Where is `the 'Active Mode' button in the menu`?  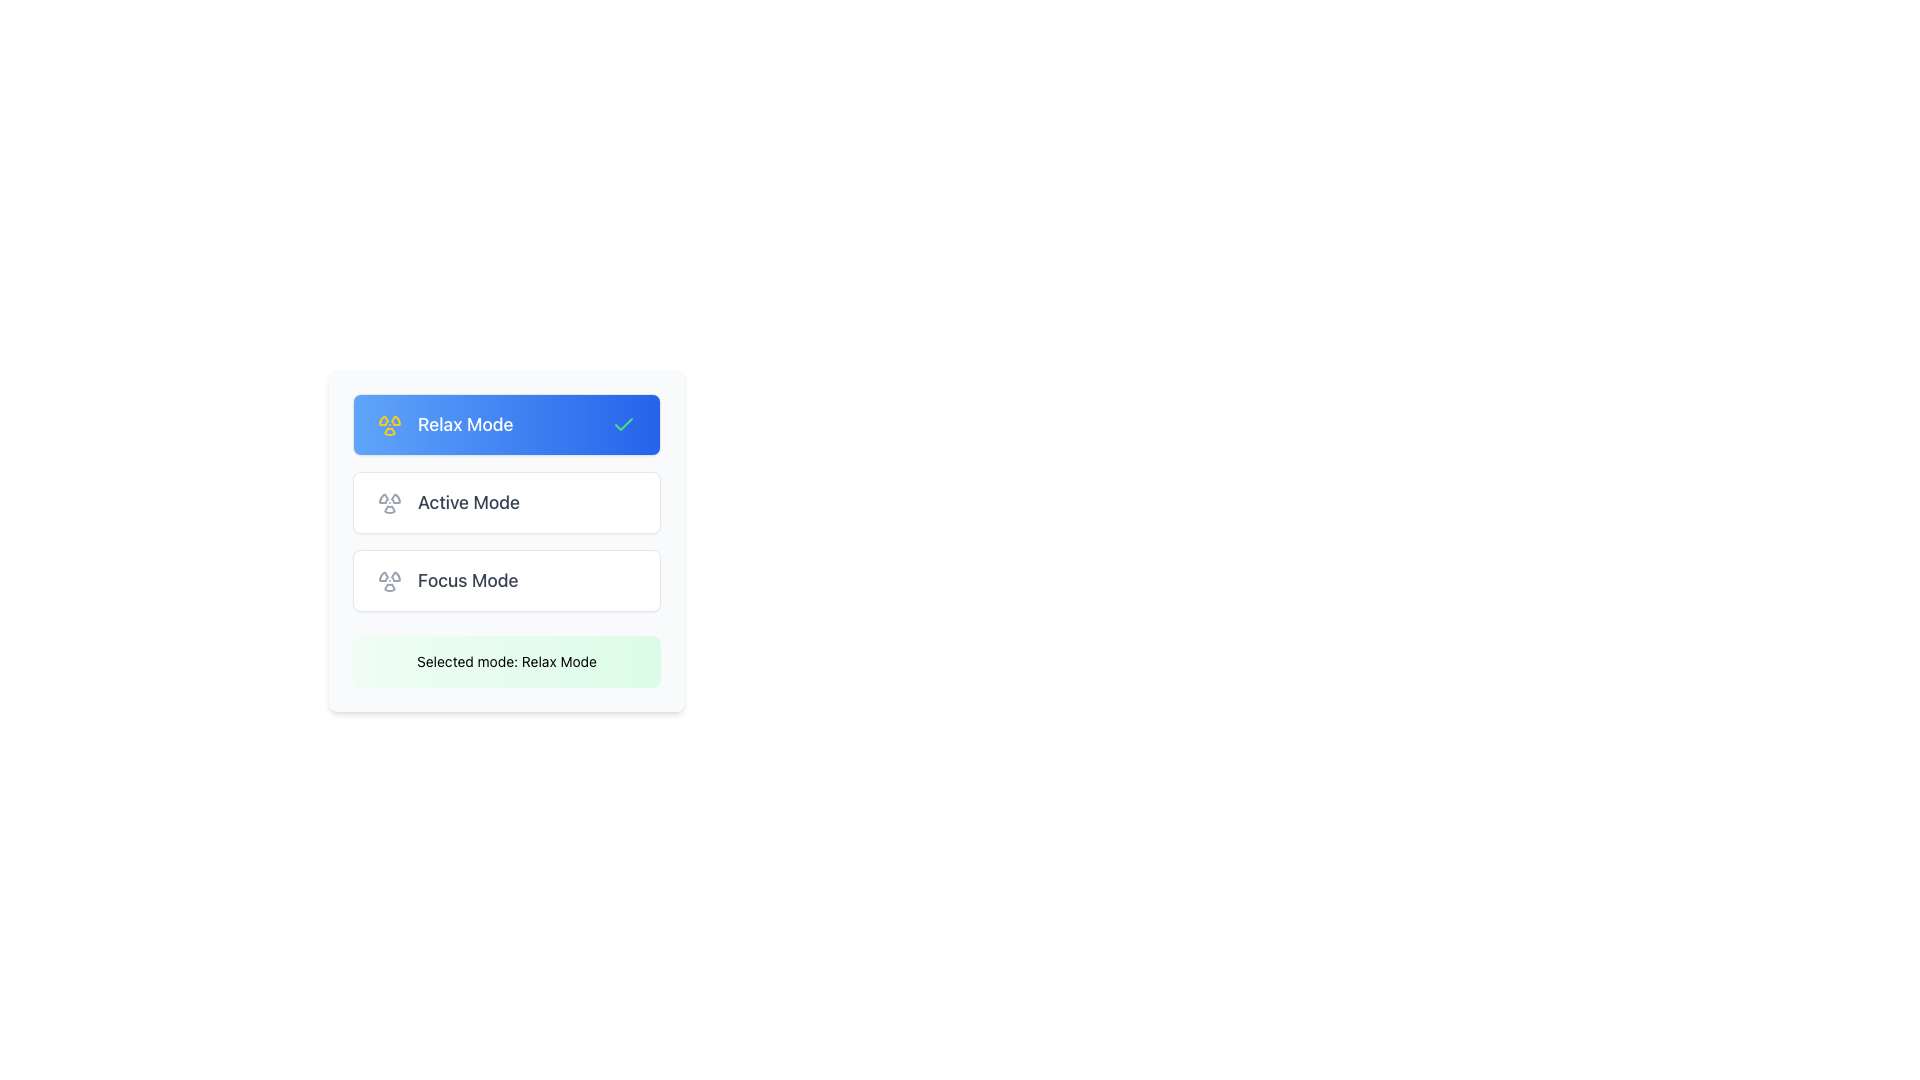 the 'Active Mode' button in the menu is located at coordinates (507, 540).